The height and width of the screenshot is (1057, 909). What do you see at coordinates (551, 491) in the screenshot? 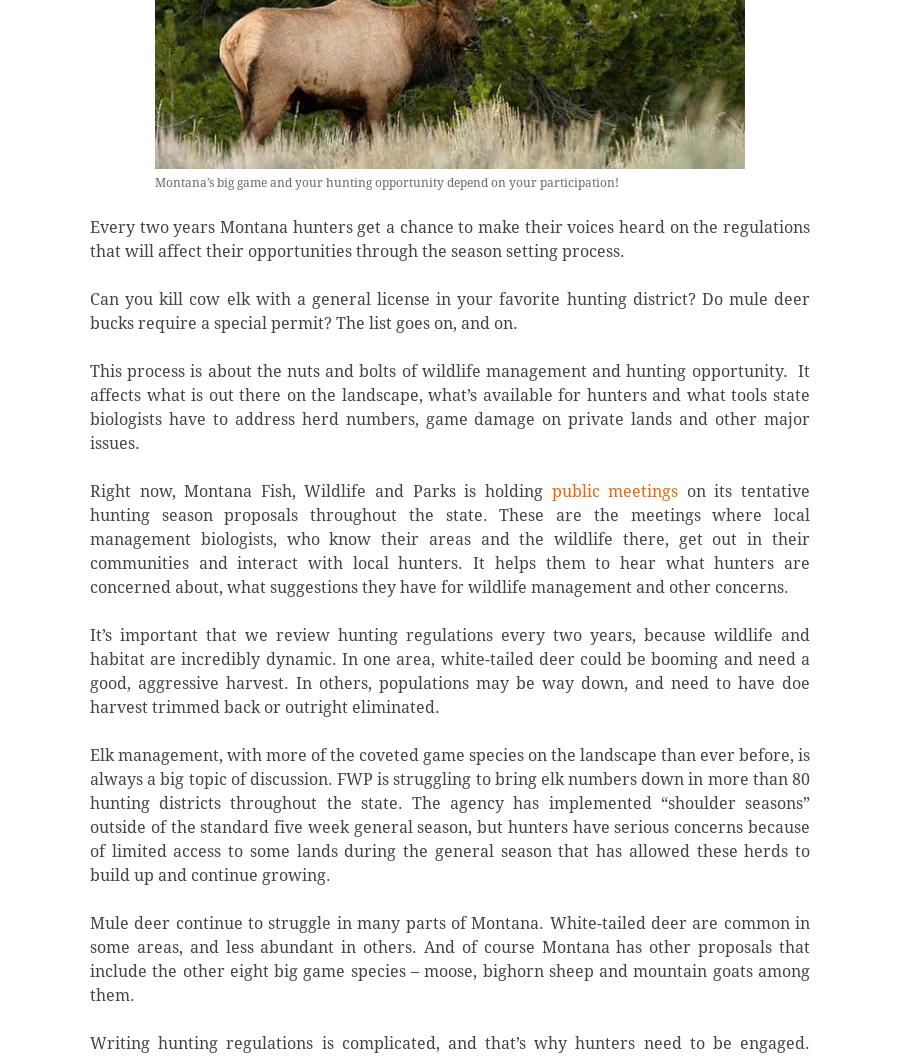
I see `'public meetings'` at bounding box center [551, 491].